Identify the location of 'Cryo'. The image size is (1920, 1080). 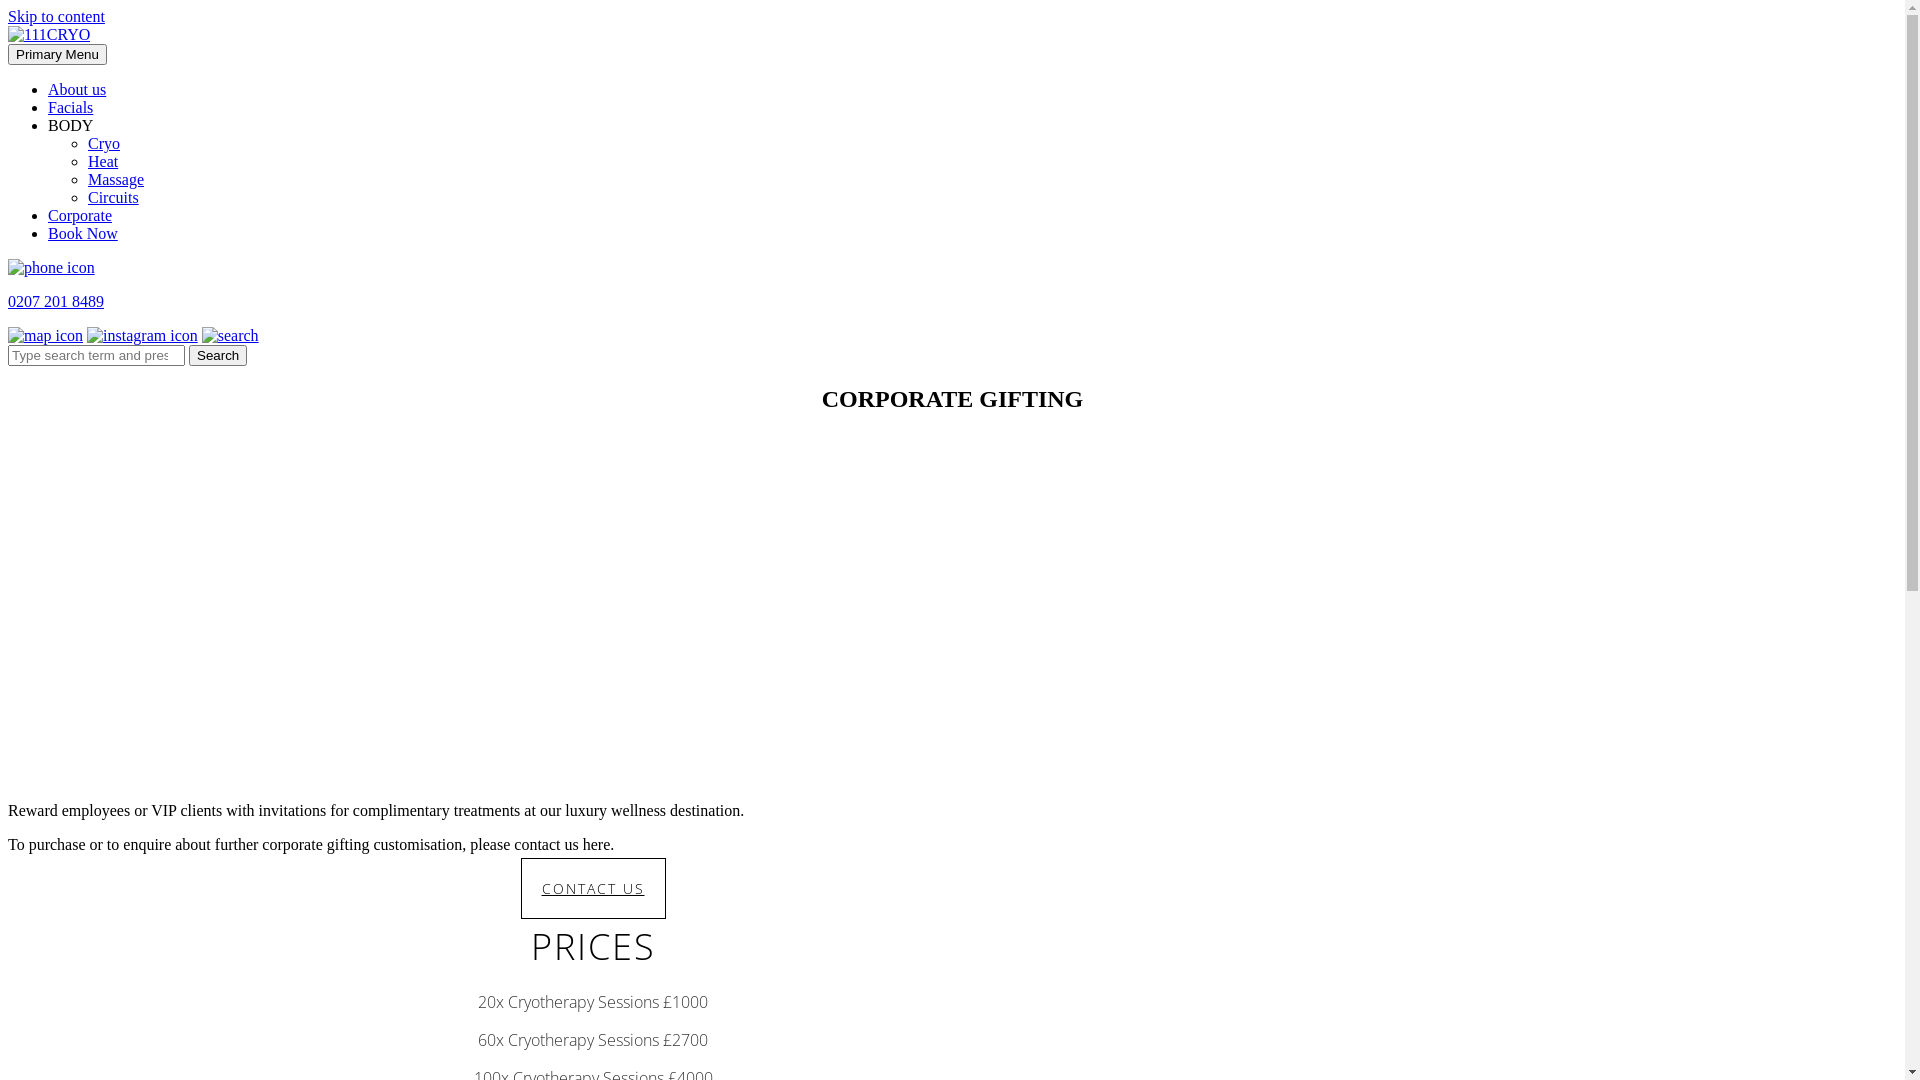
(86, 142).